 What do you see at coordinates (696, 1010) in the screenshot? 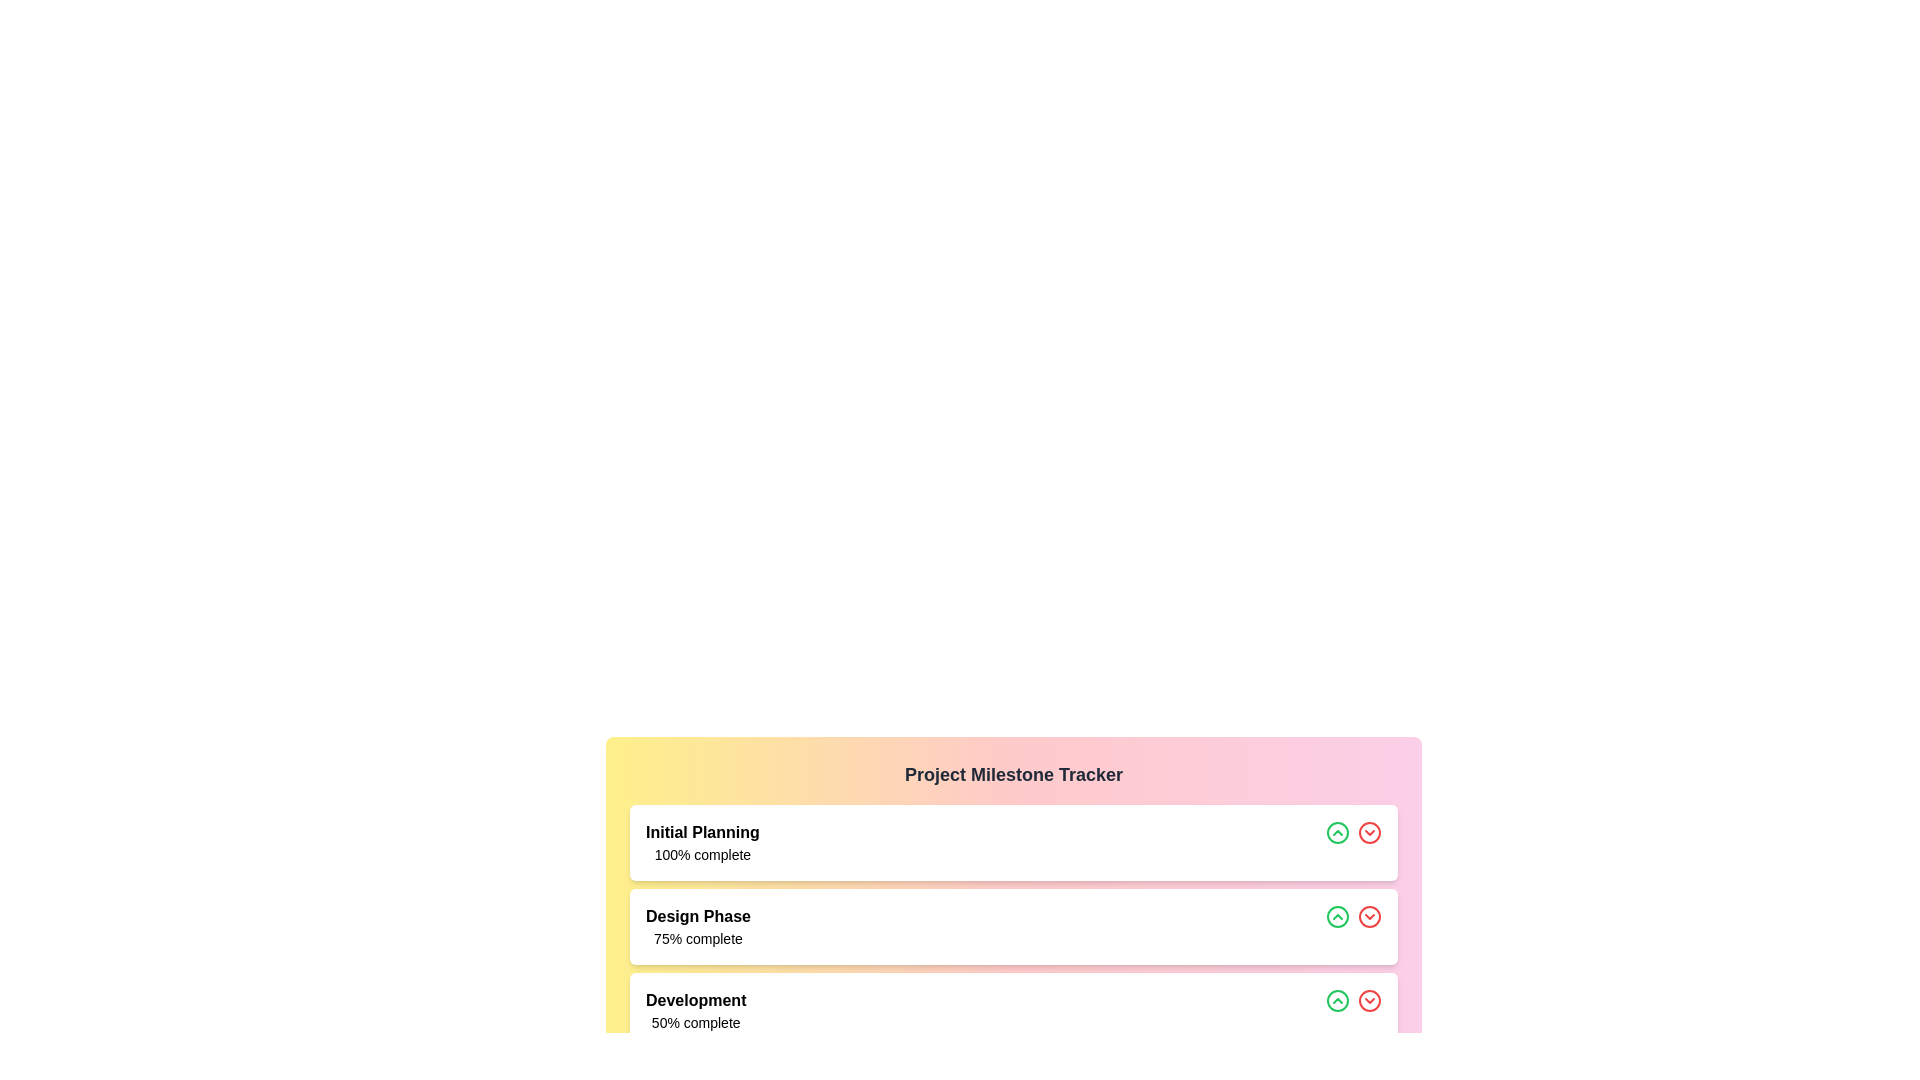
I see `the 'Development' milestone text display, which indicates '50% complete' and is the third item in the project list` at bounding box center [696, 1010].